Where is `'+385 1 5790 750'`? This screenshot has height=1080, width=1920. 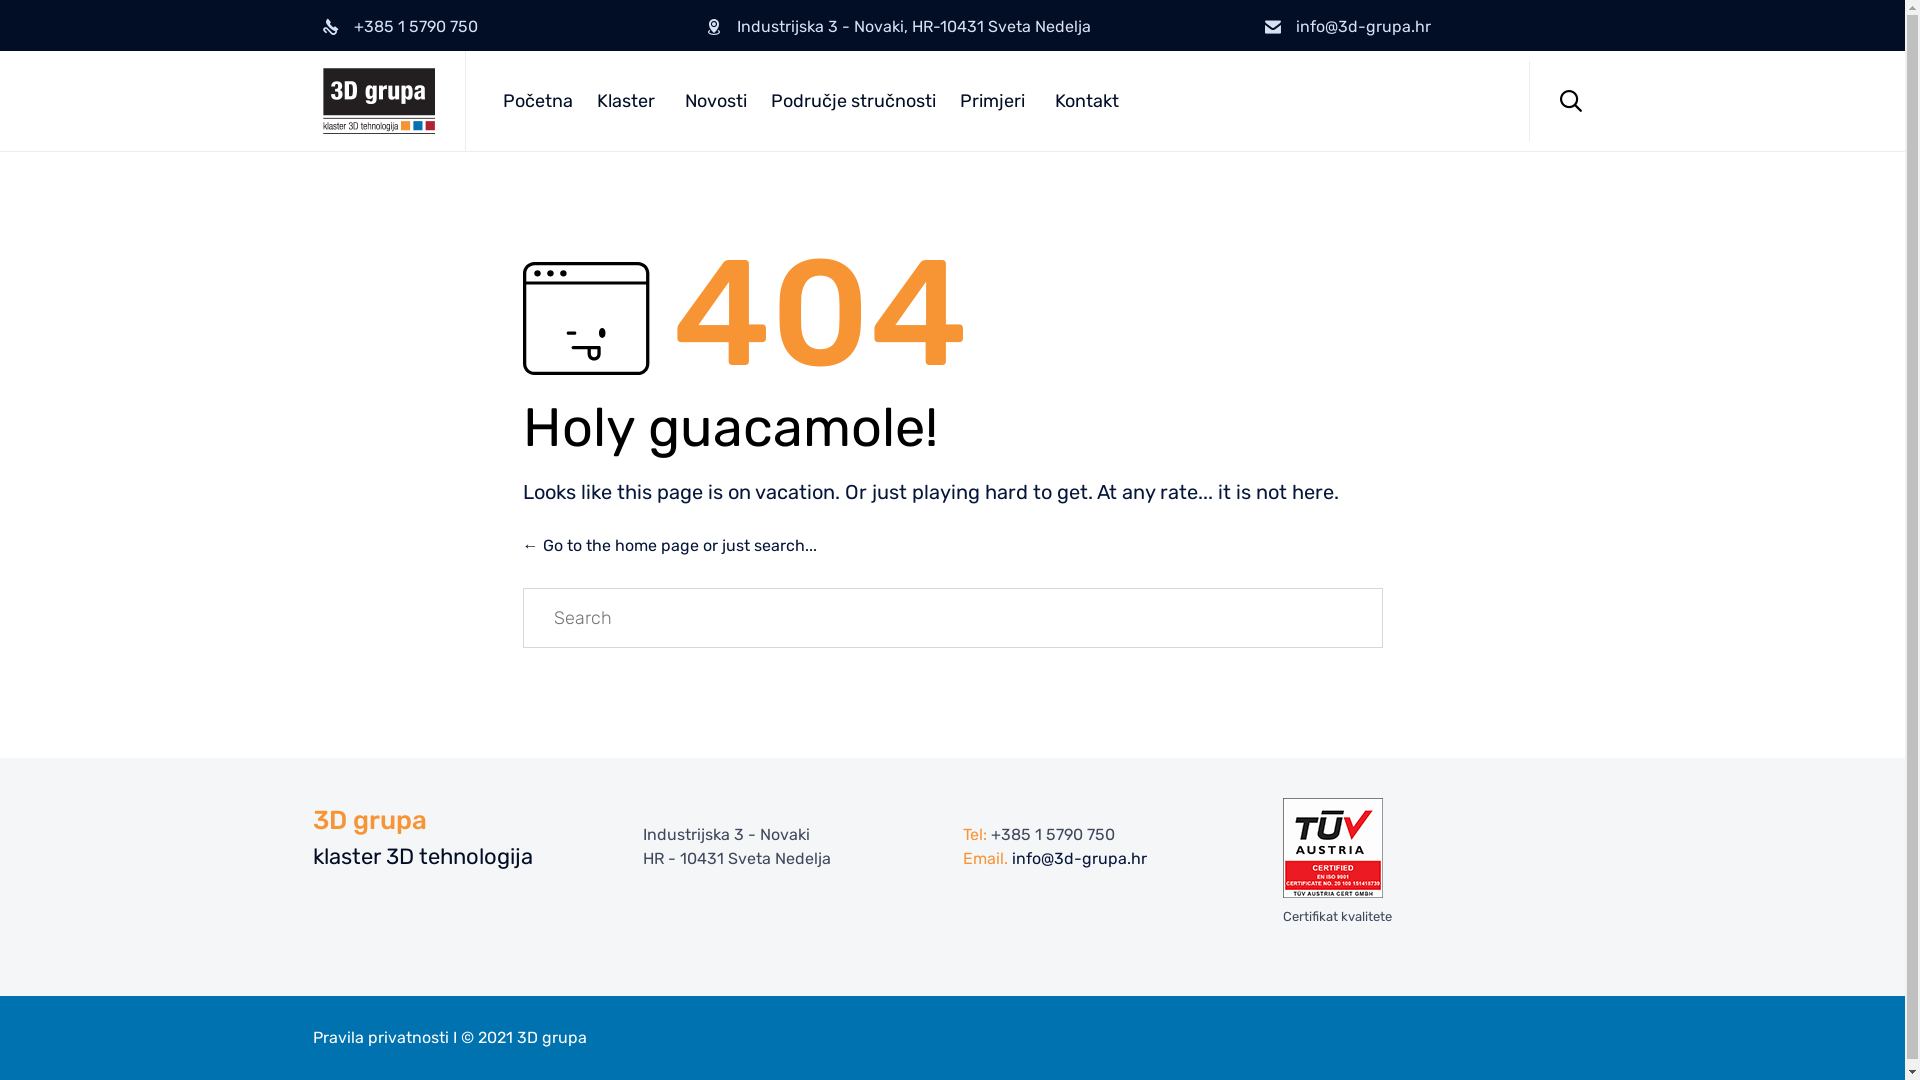 '+385 1 5790 750' is located at coordinates (1050, 834).